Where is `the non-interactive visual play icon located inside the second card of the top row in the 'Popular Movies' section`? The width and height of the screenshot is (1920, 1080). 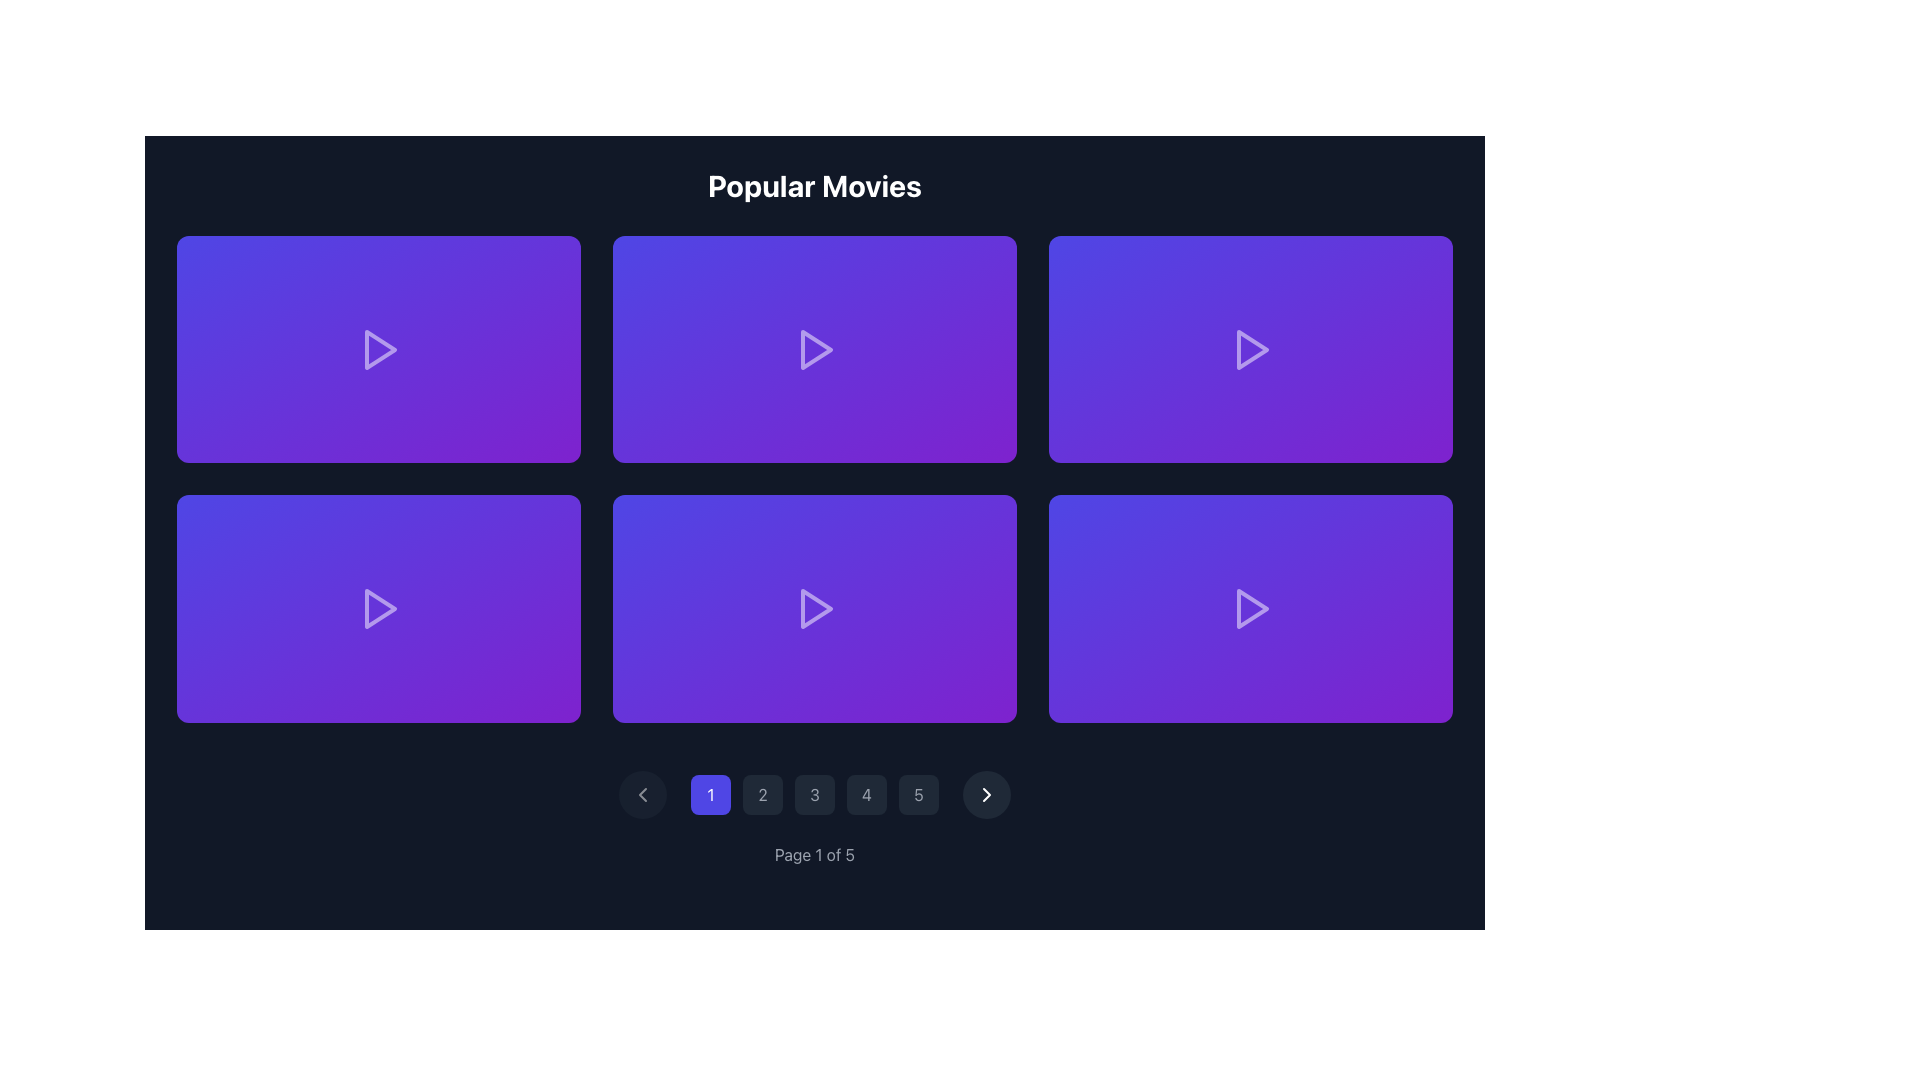
the non-interactive visual play icon located inside the second card of the top row in the 'Popular Movies' section is located at coordinates (816, 347).